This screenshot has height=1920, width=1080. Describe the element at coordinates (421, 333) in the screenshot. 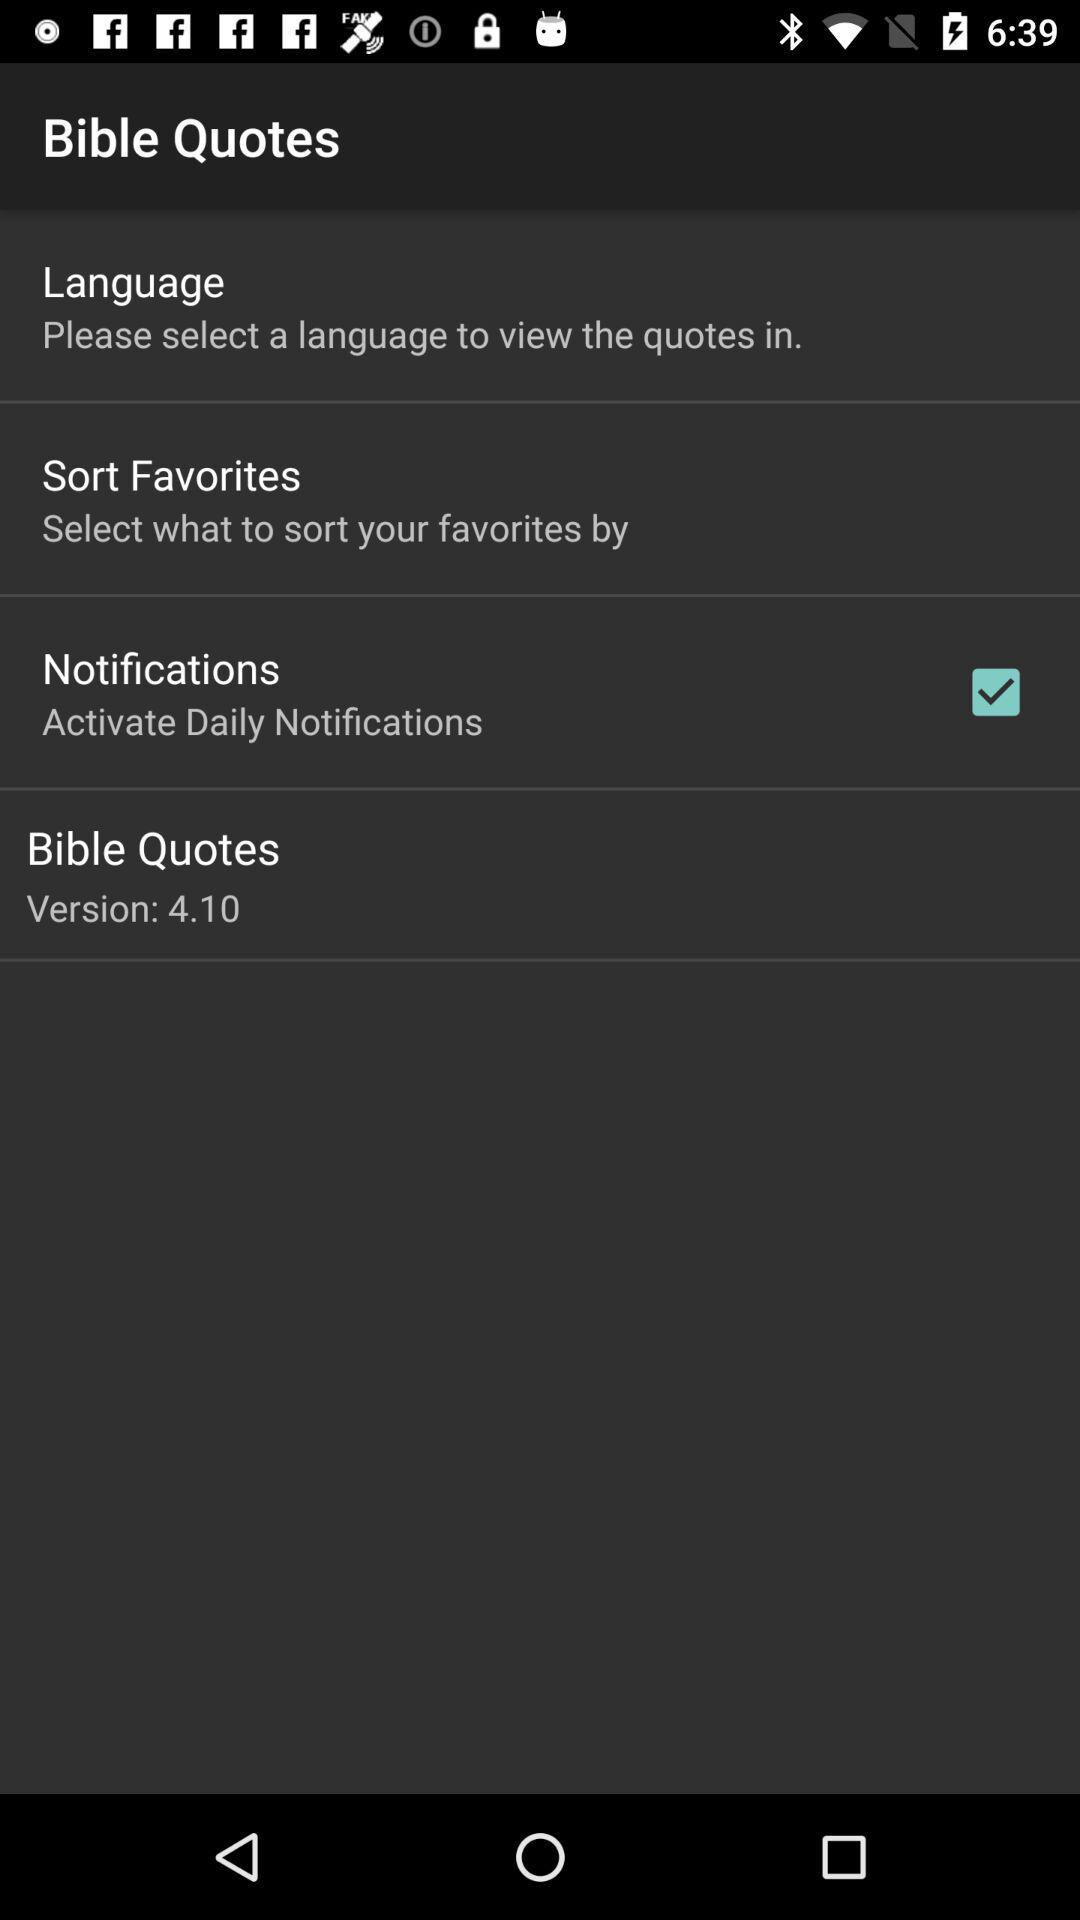

I see `the icon below language item` at that location.